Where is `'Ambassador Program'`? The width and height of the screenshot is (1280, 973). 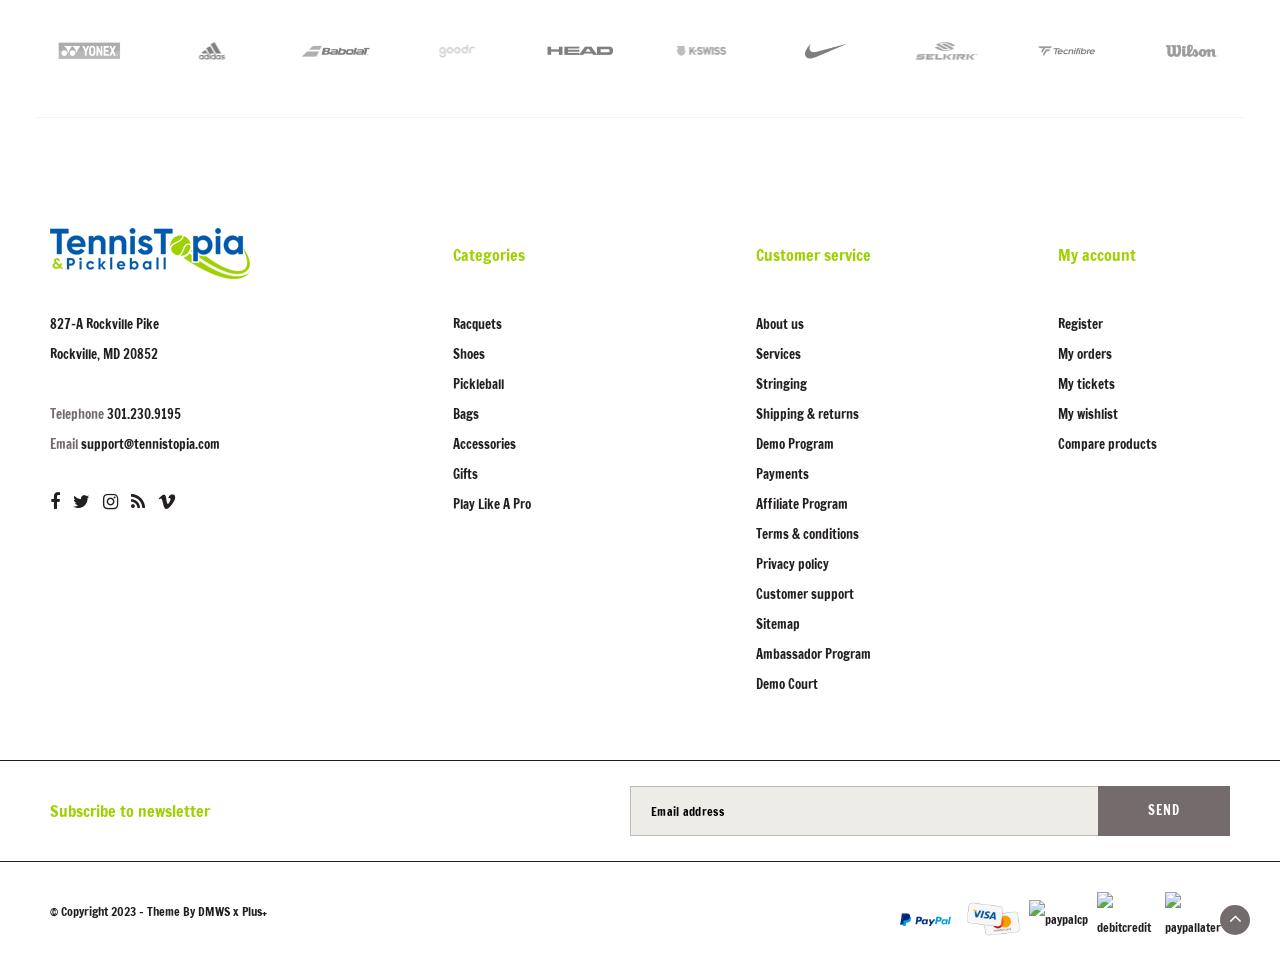
'Ambassador Program' is located at coordinates (812, 652).